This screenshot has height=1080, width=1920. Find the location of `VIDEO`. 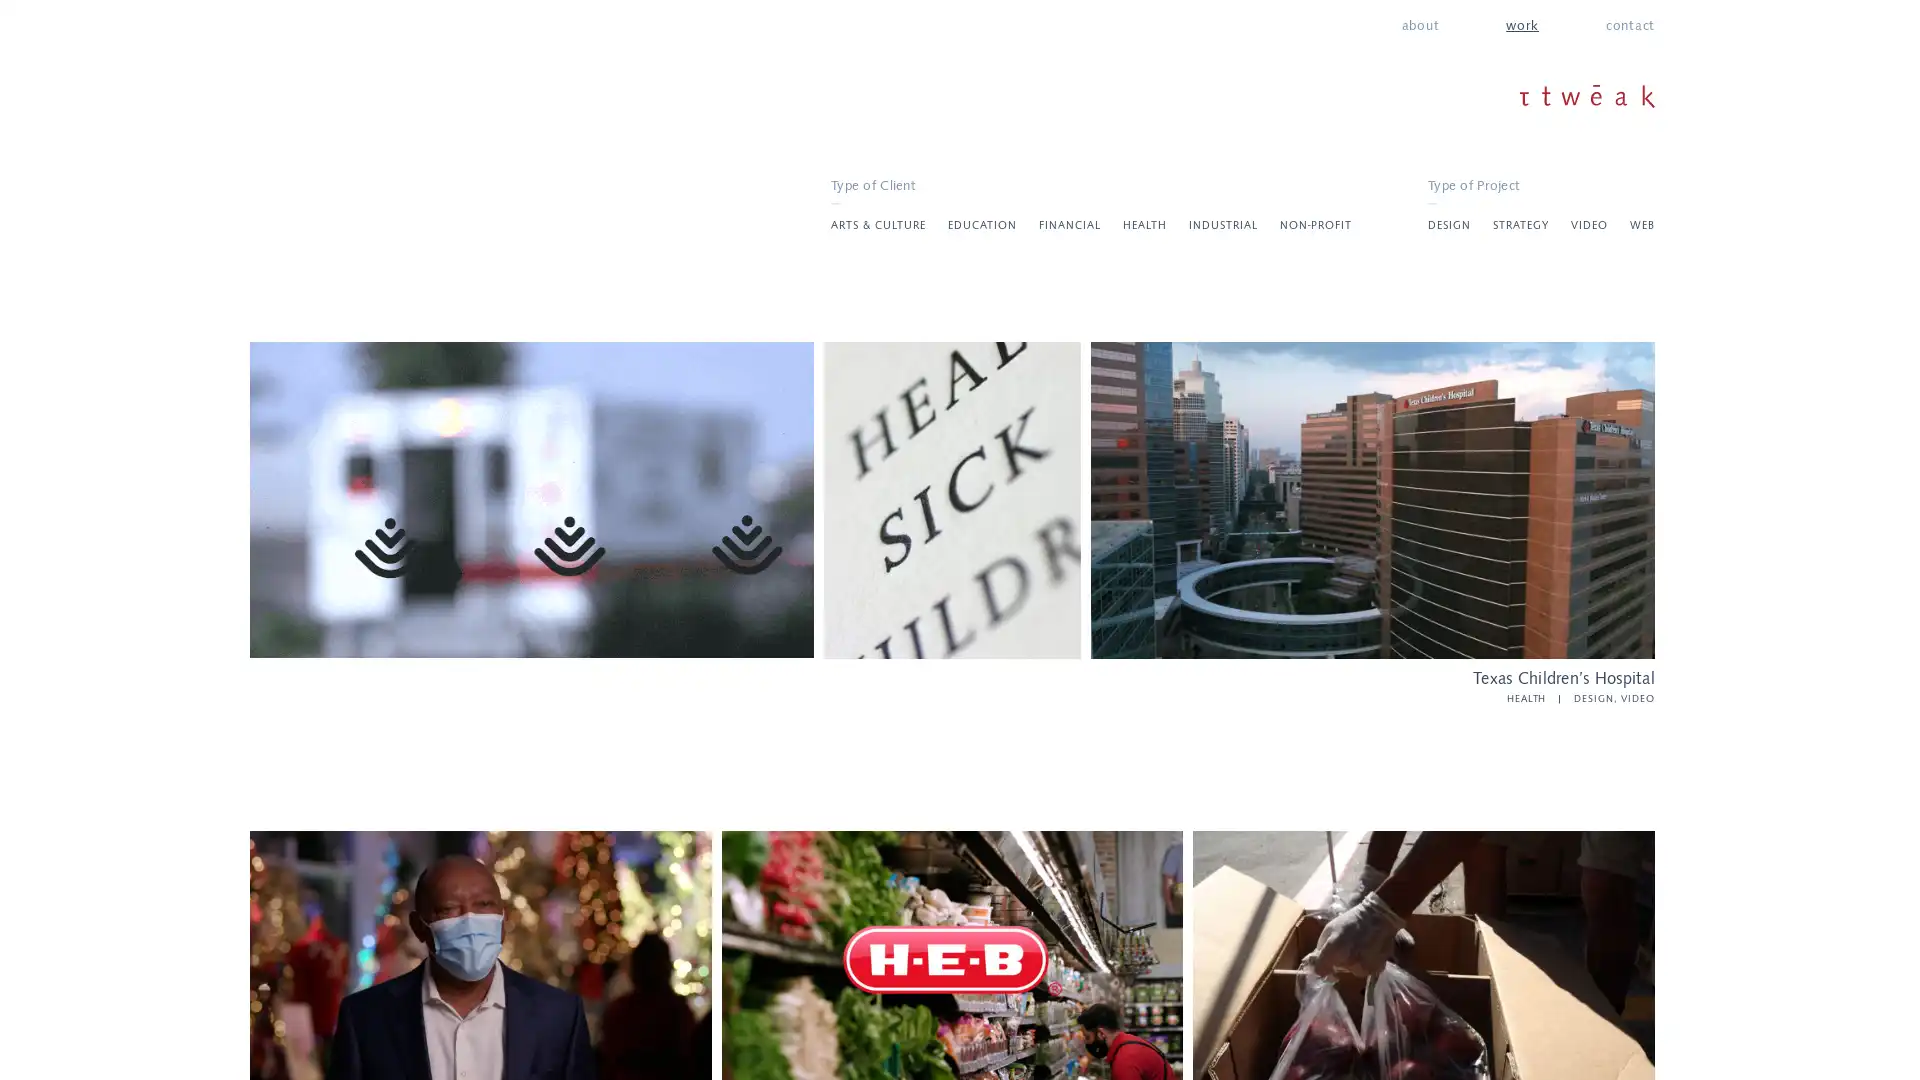

VIDEO is located at coordinates (1588, 225).